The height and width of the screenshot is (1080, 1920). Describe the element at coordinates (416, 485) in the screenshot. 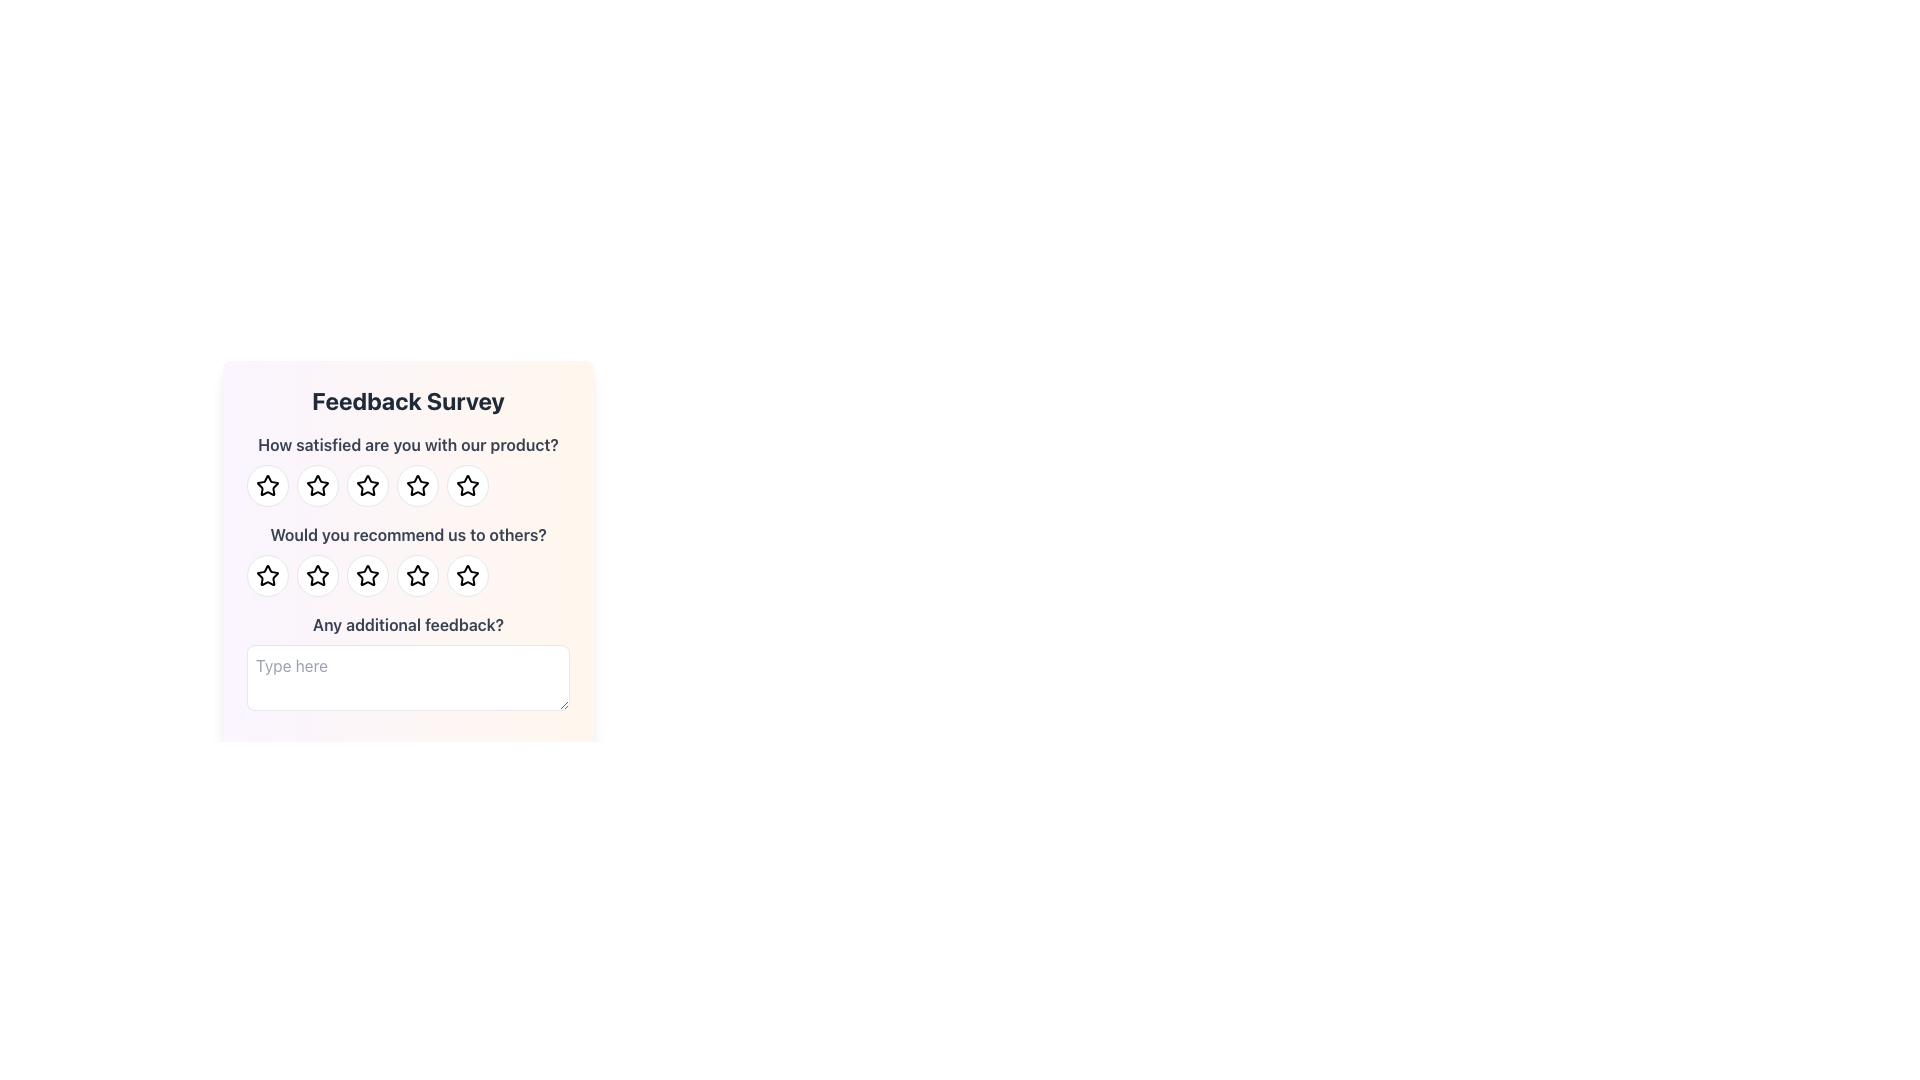

I see `the third star icon in the horizontal row of five stars` at that location.